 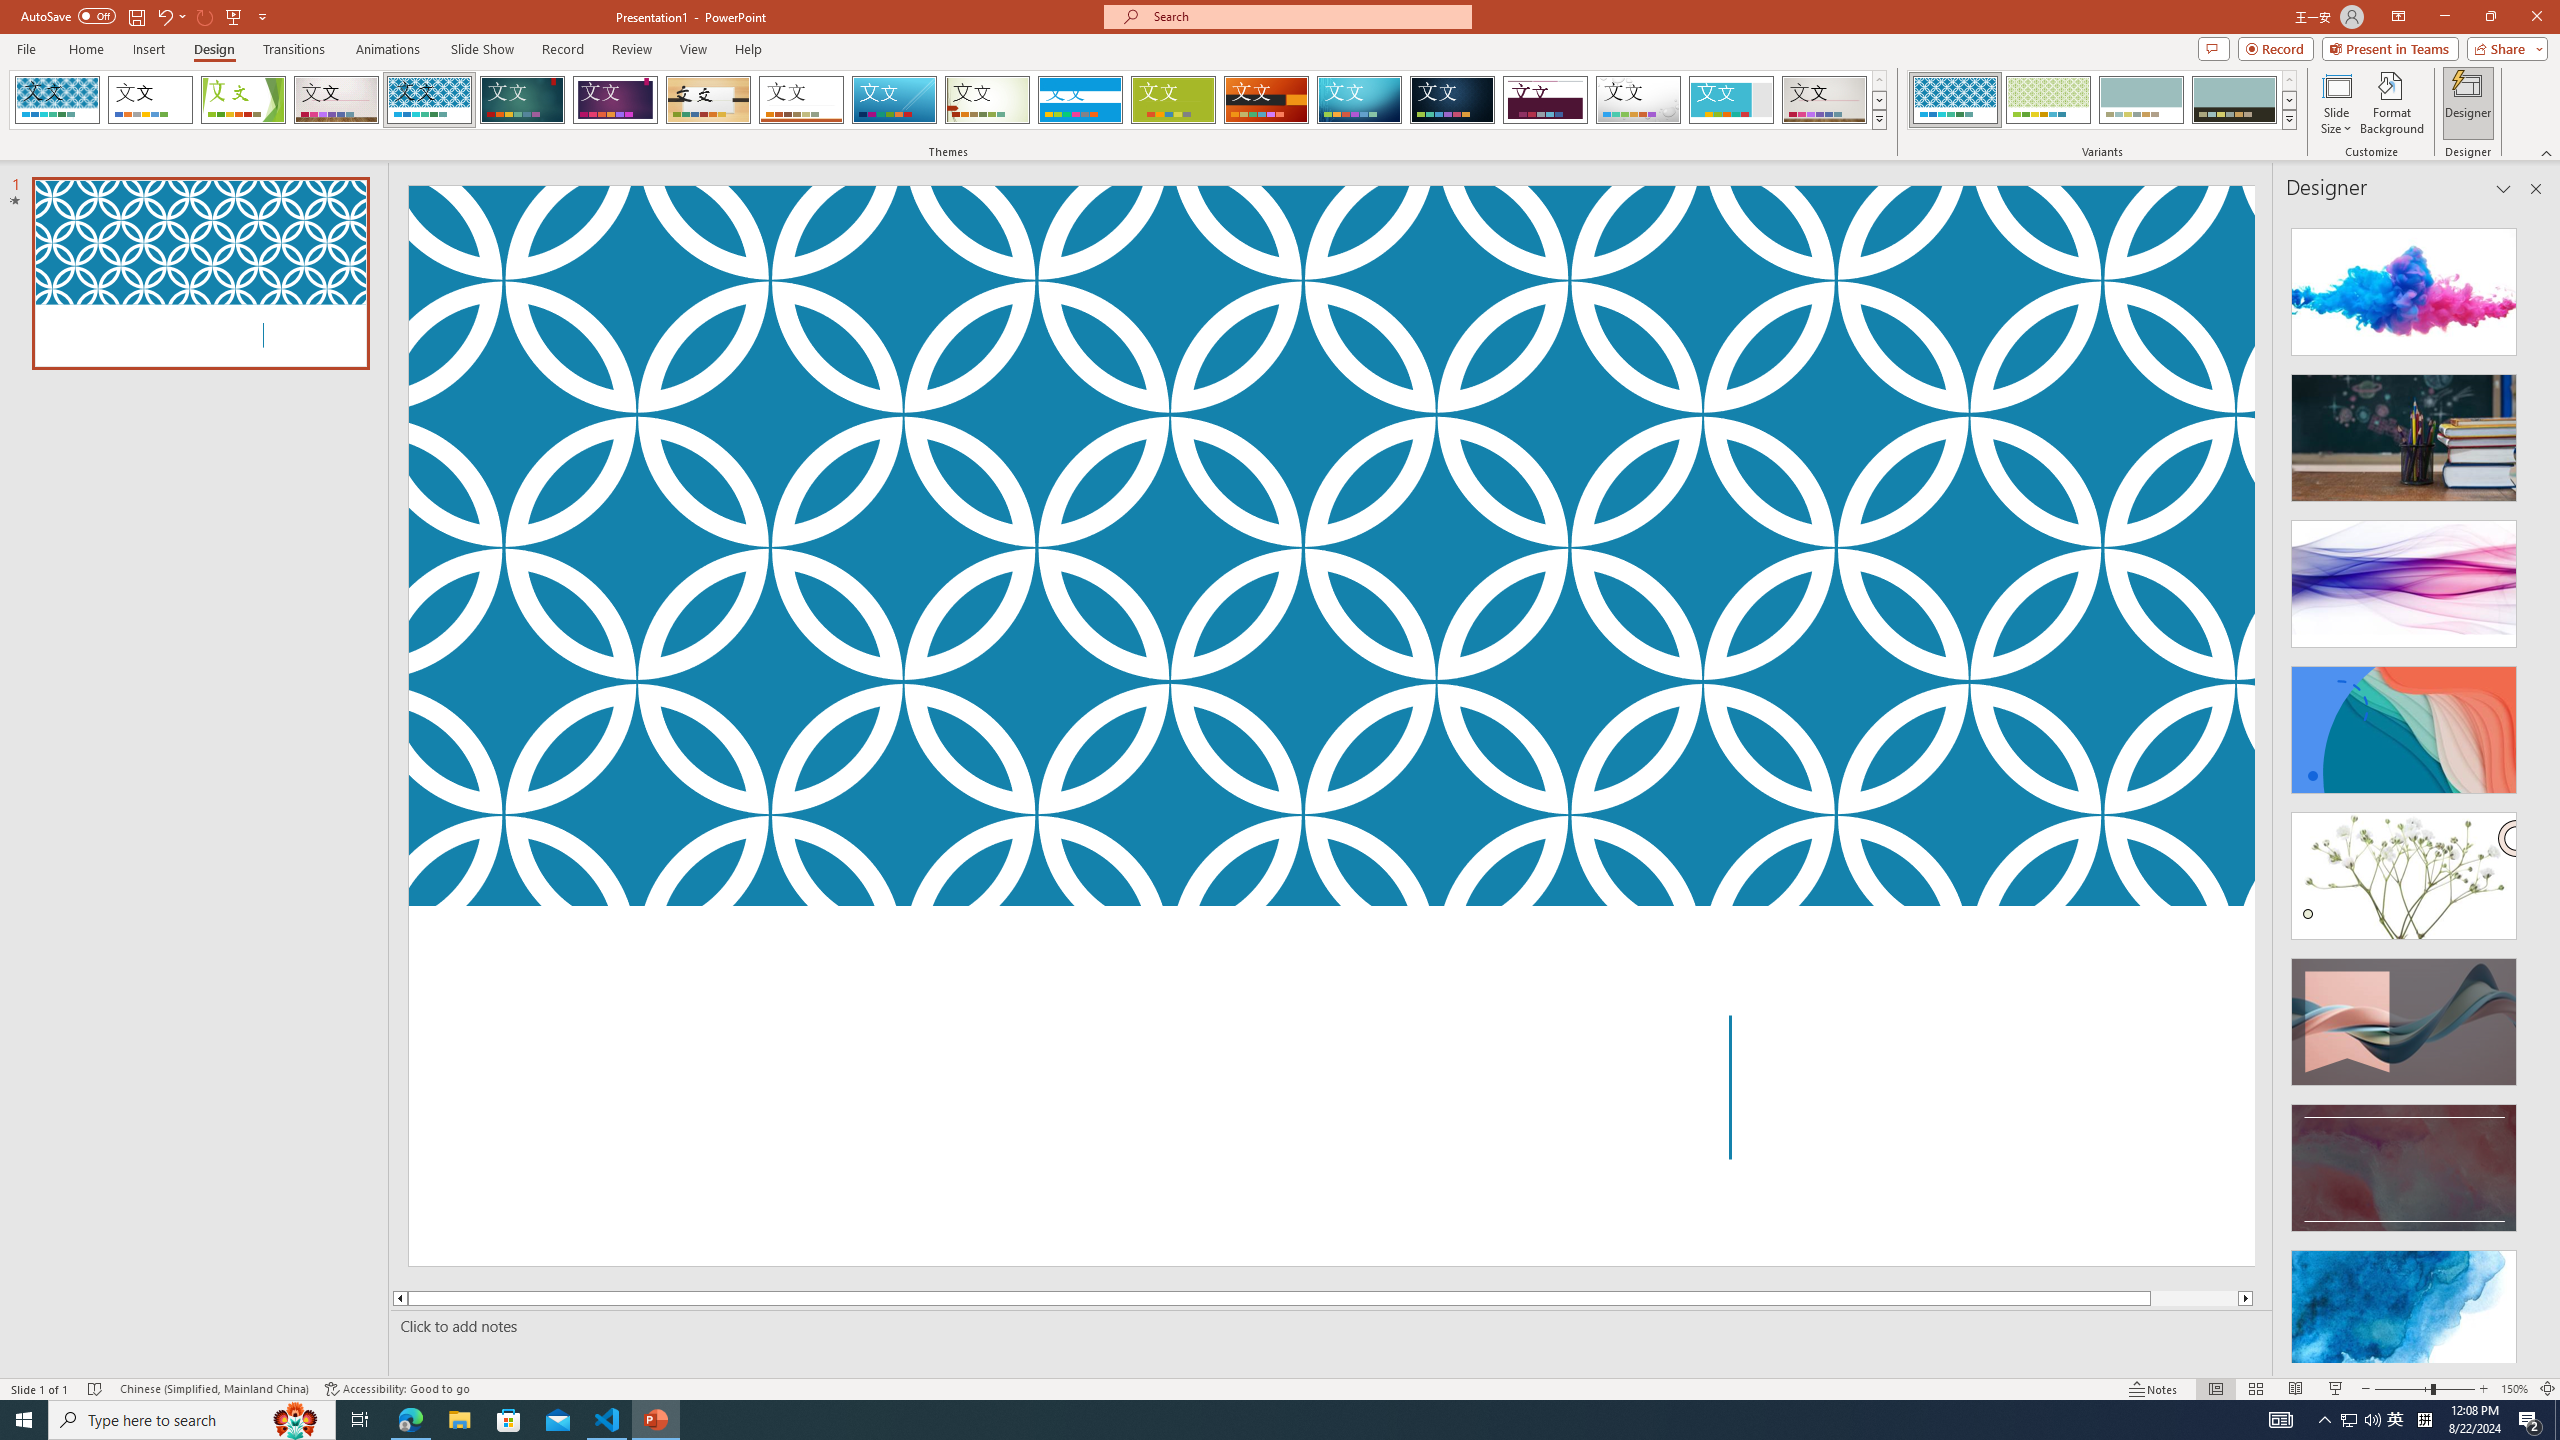 What do you see at coordinates (1545, 99) in the screenshot?
I see `'Dividend Loading Preview...'` at bounding box center [1545, 99].